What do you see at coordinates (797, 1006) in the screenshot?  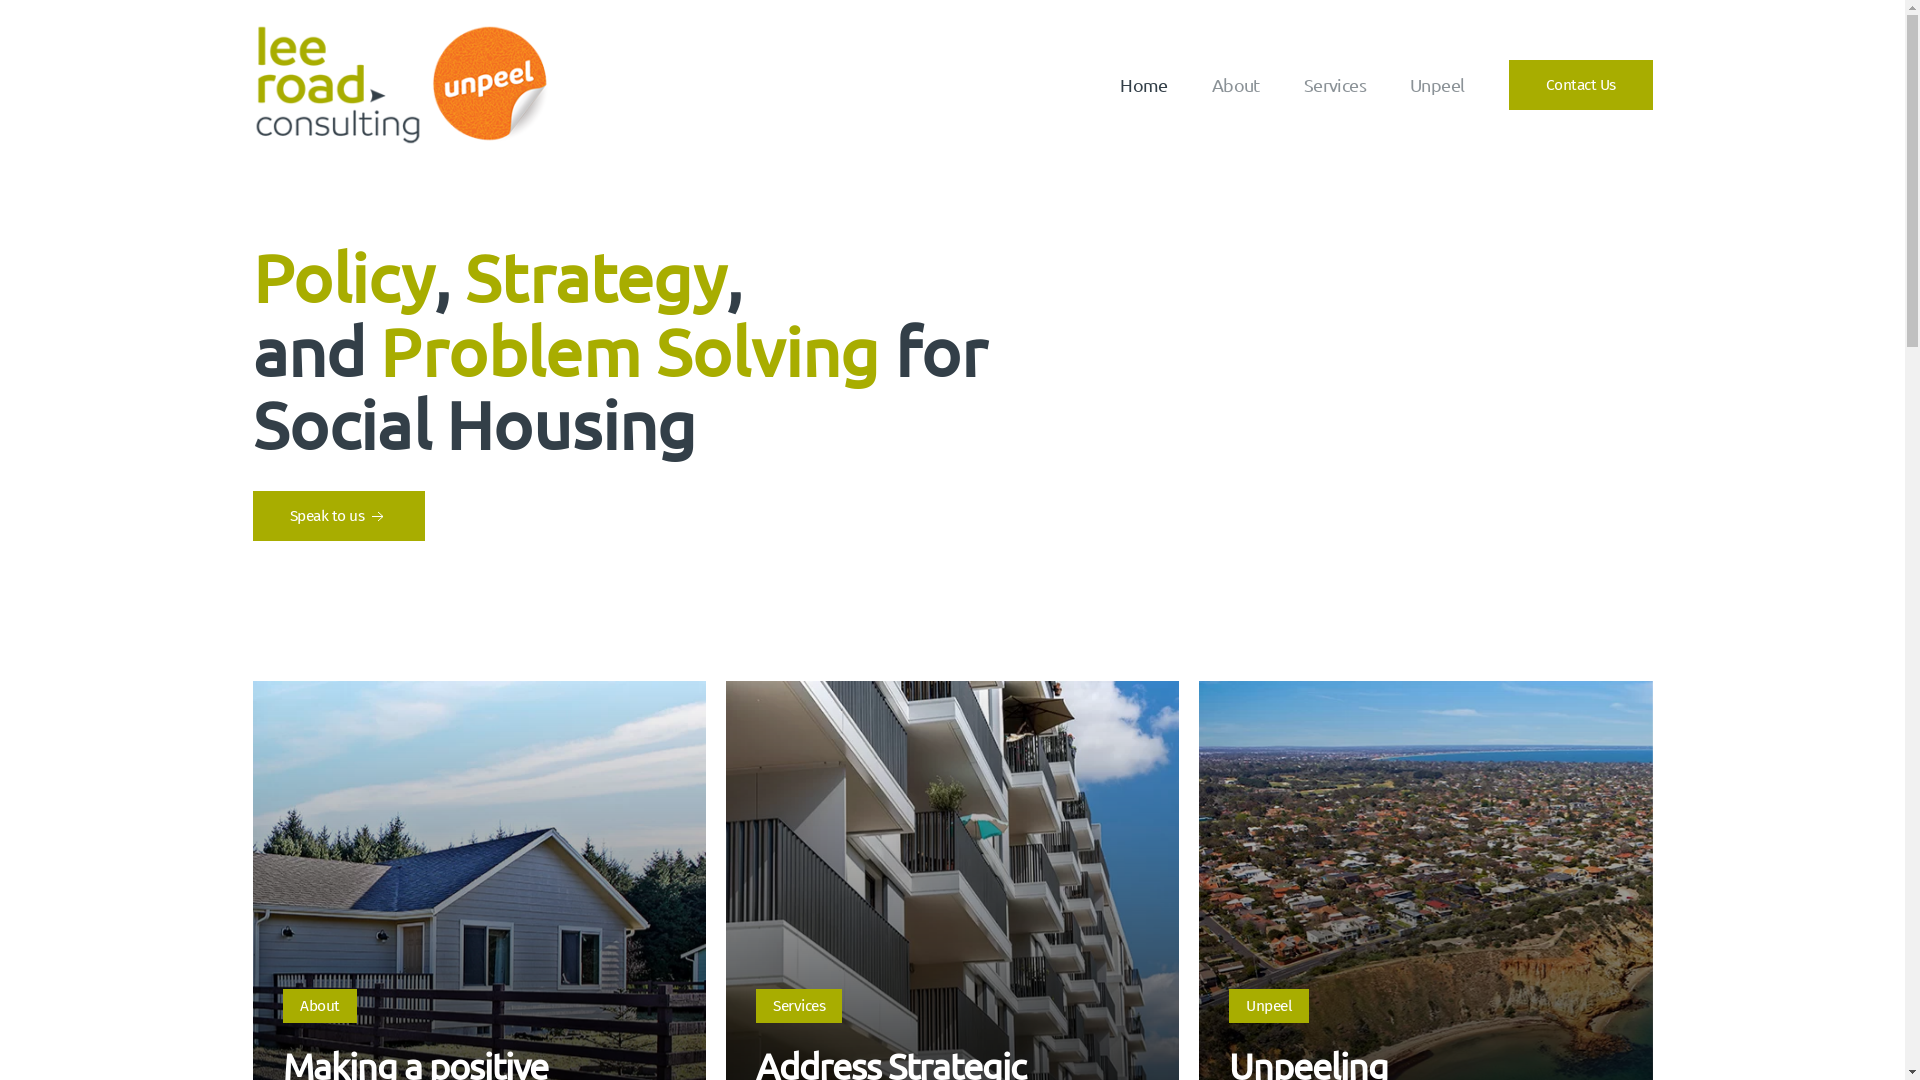 I see `'Services'` at bounding box center [797, 1006].